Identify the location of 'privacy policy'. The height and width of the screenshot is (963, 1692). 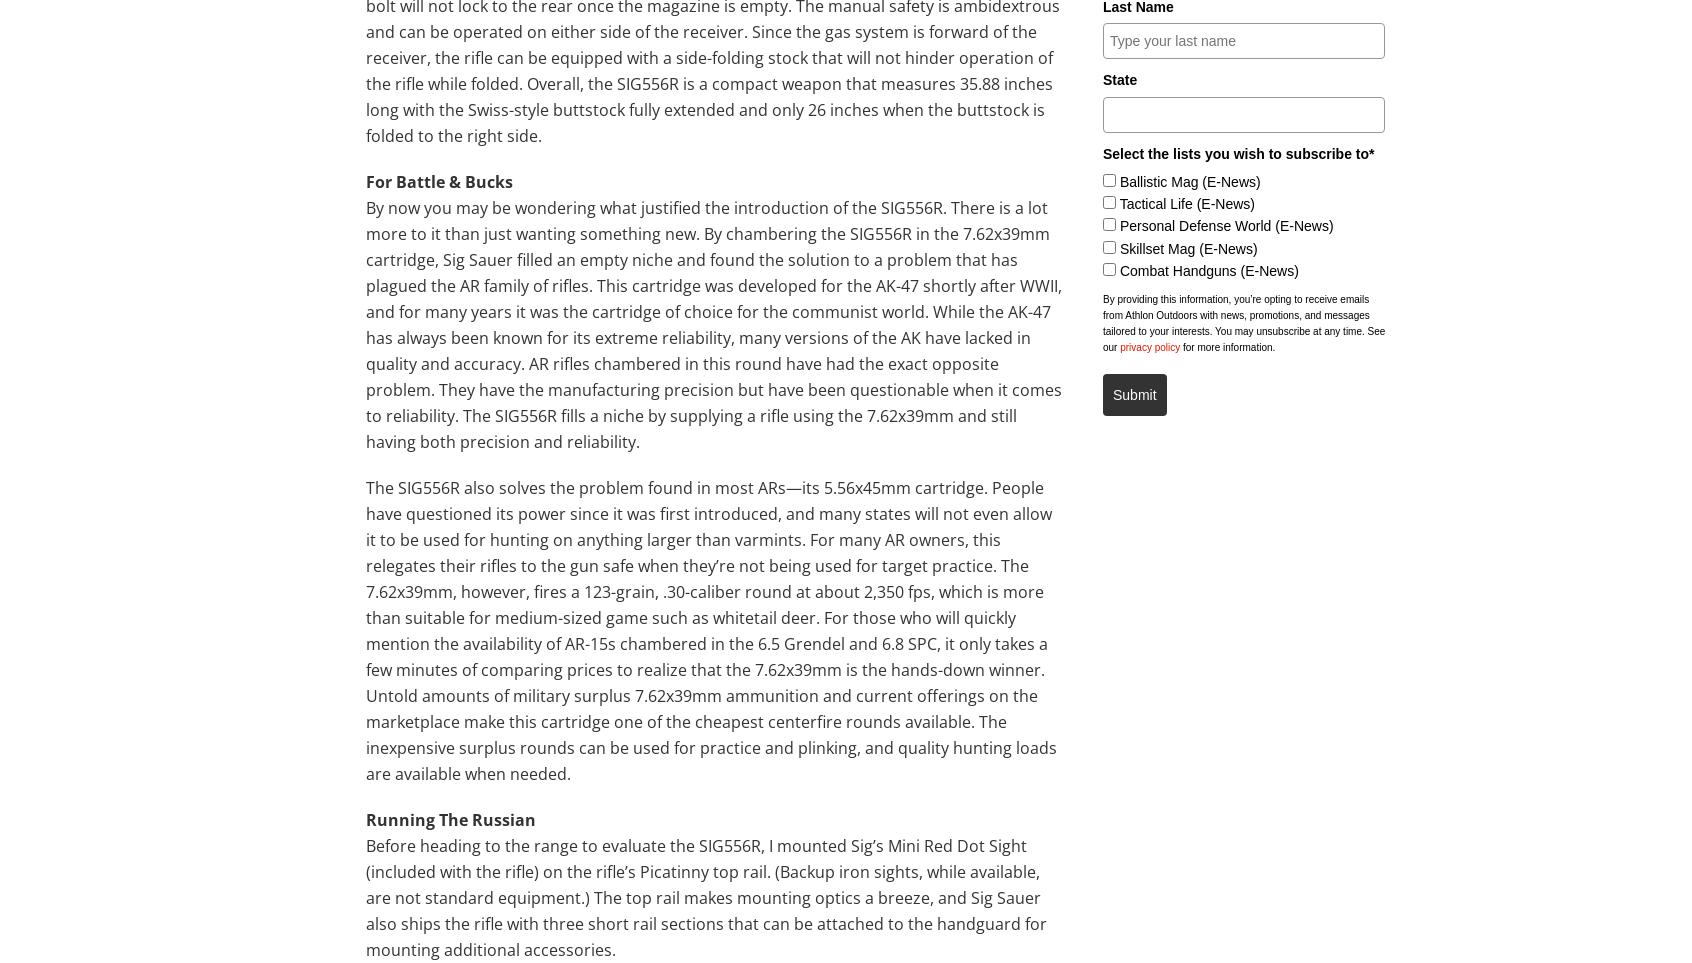
(1119, 347).